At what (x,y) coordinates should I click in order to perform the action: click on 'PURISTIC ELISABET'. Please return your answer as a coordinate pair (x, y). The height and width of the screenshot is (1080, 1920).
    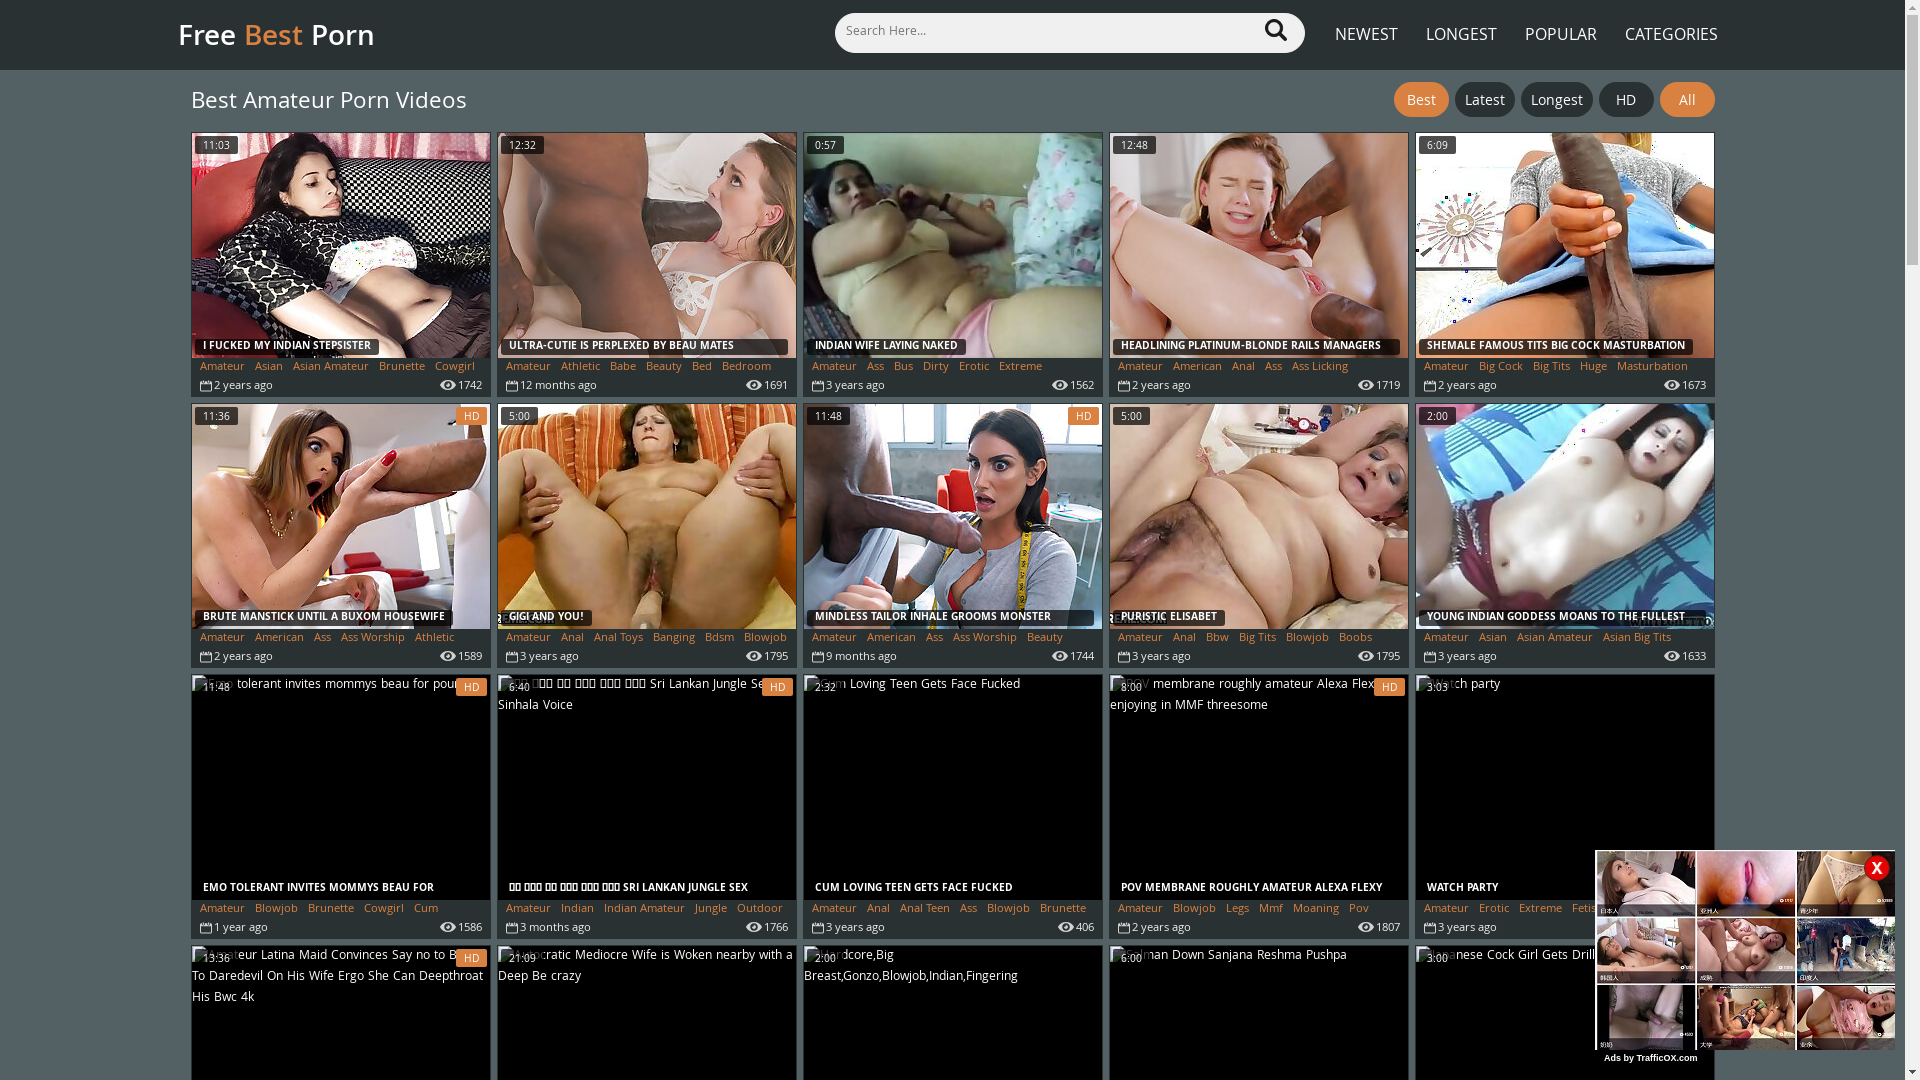
    Looking at the image, I should click on (1108, 515).